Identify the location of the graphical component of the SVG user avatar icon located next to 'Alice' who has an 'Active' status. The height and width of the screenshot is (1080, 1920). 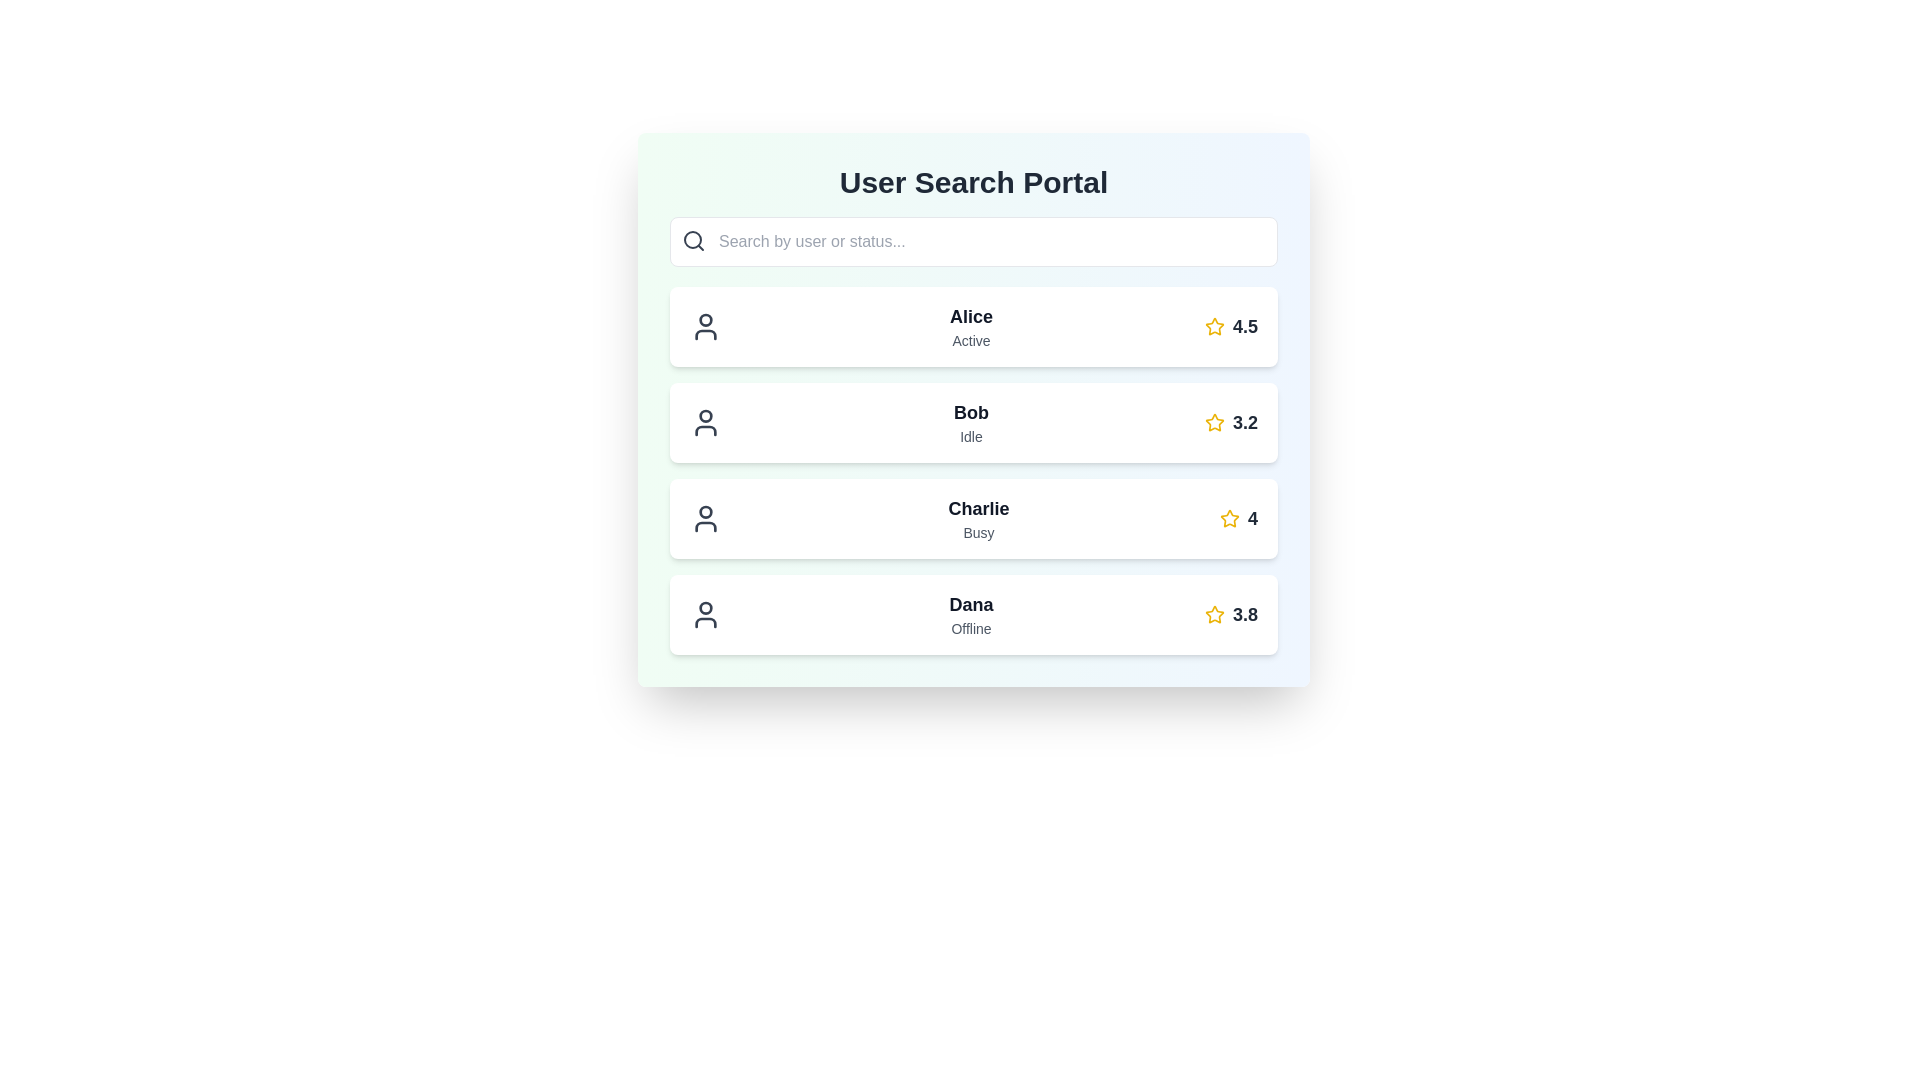
(705, 319).